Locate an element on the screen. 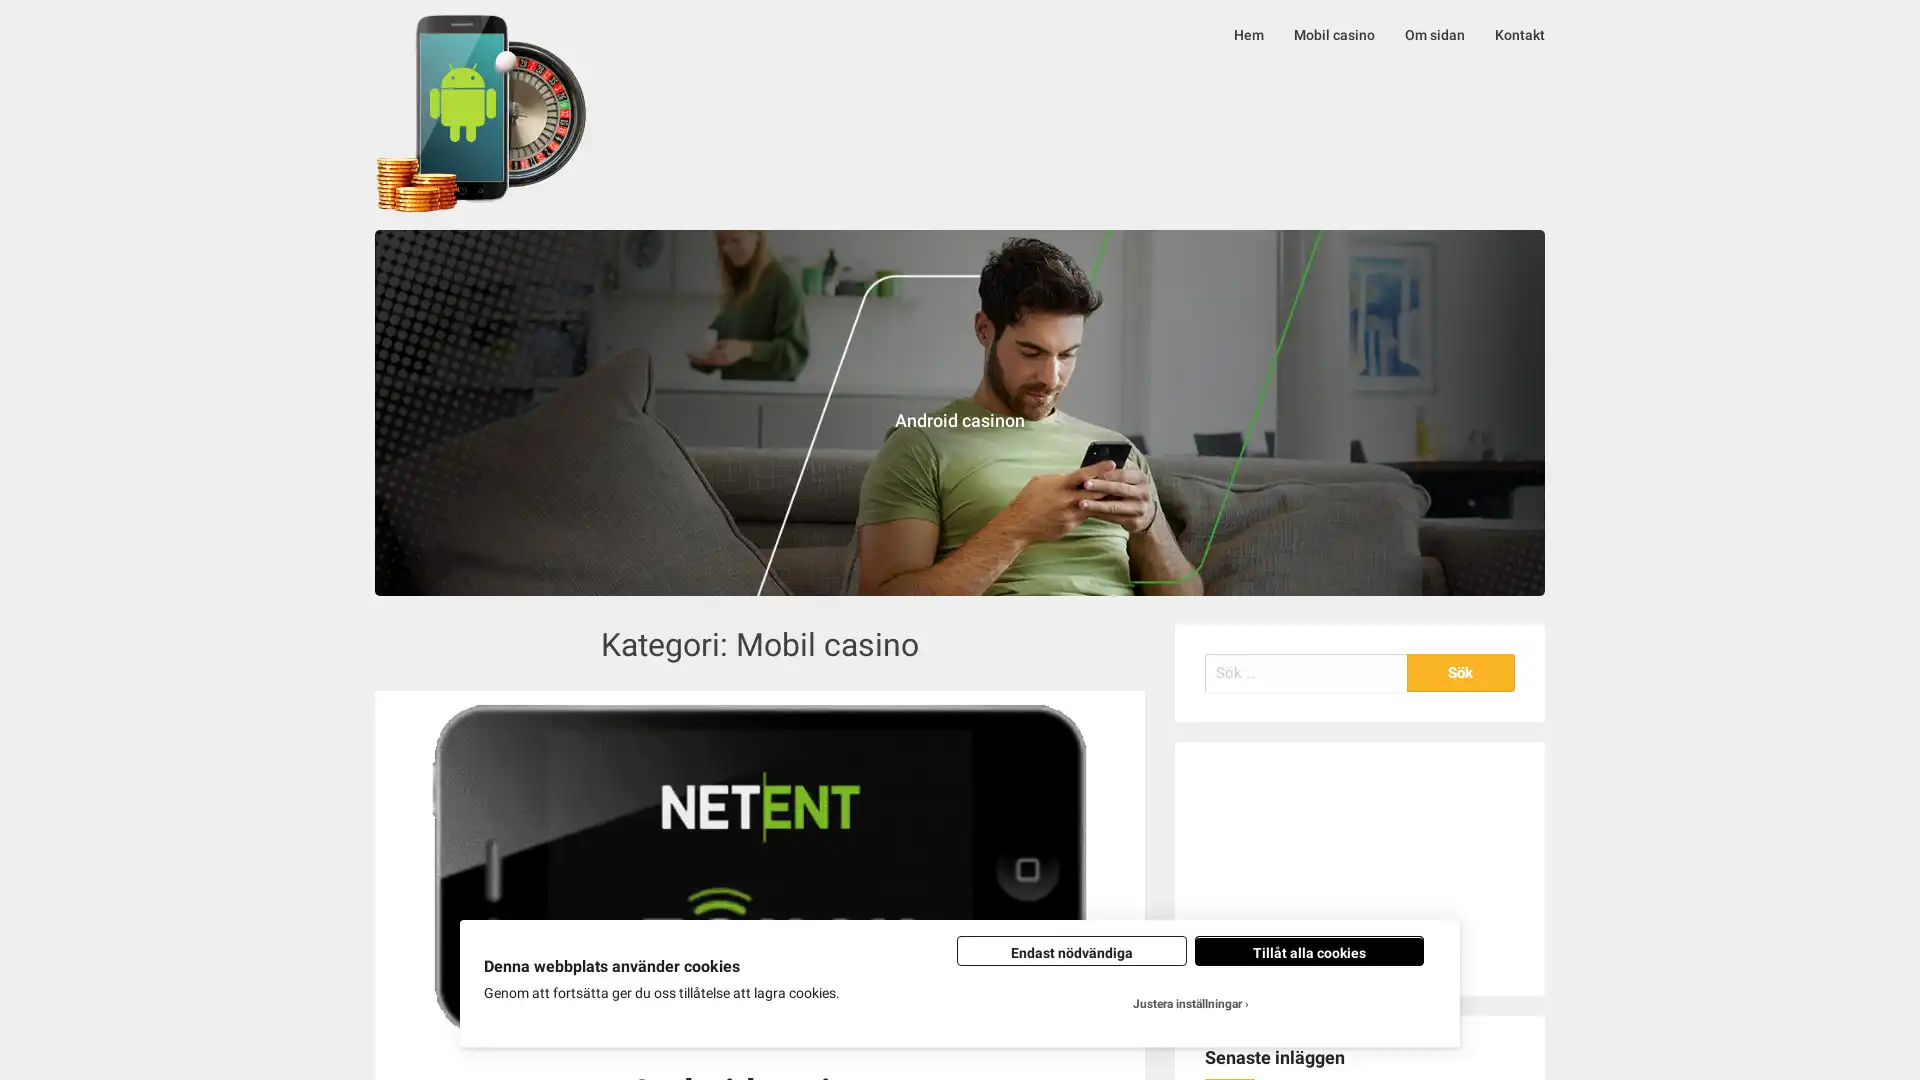 The height and width of the screenshot is (1080, 1920). Sok is located at coordinates (1459, 672).